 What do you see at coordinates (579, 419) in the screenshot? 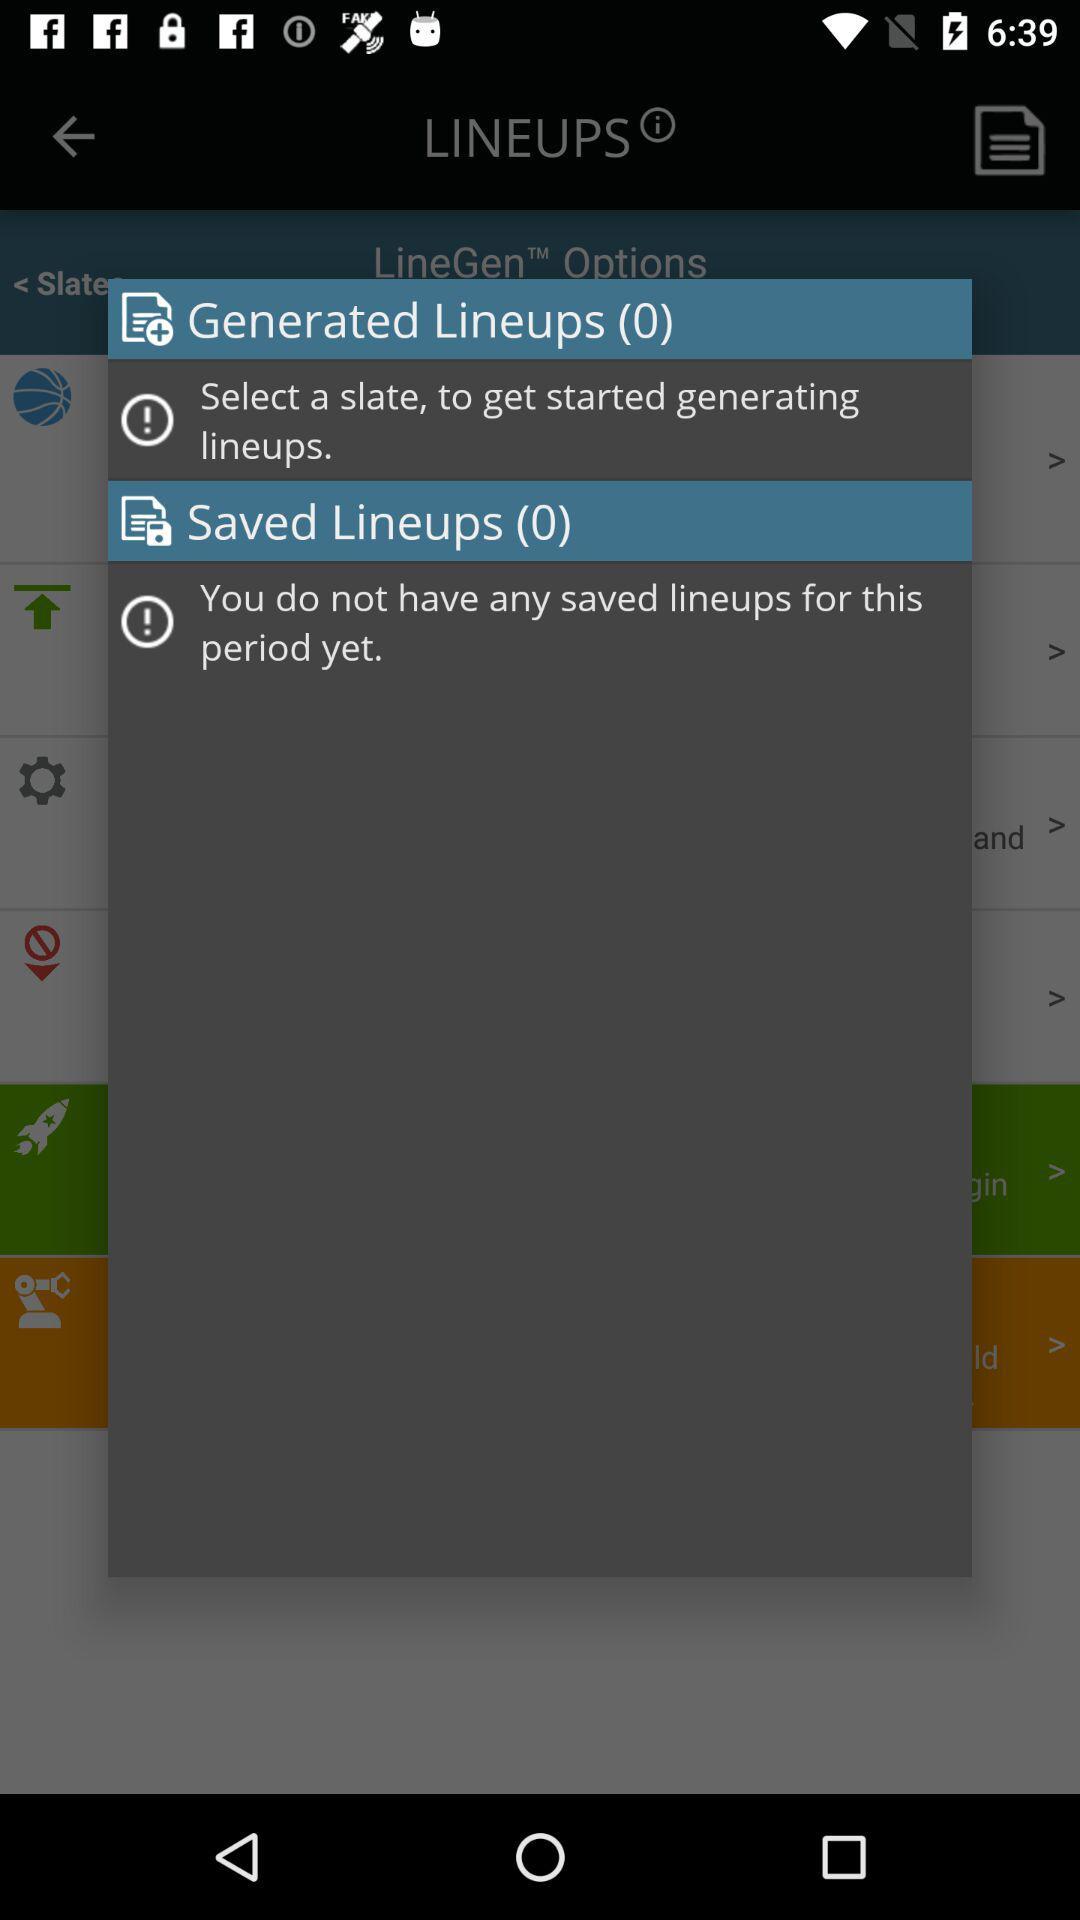
I see `select a slate item` at bounding box center [579, 419].